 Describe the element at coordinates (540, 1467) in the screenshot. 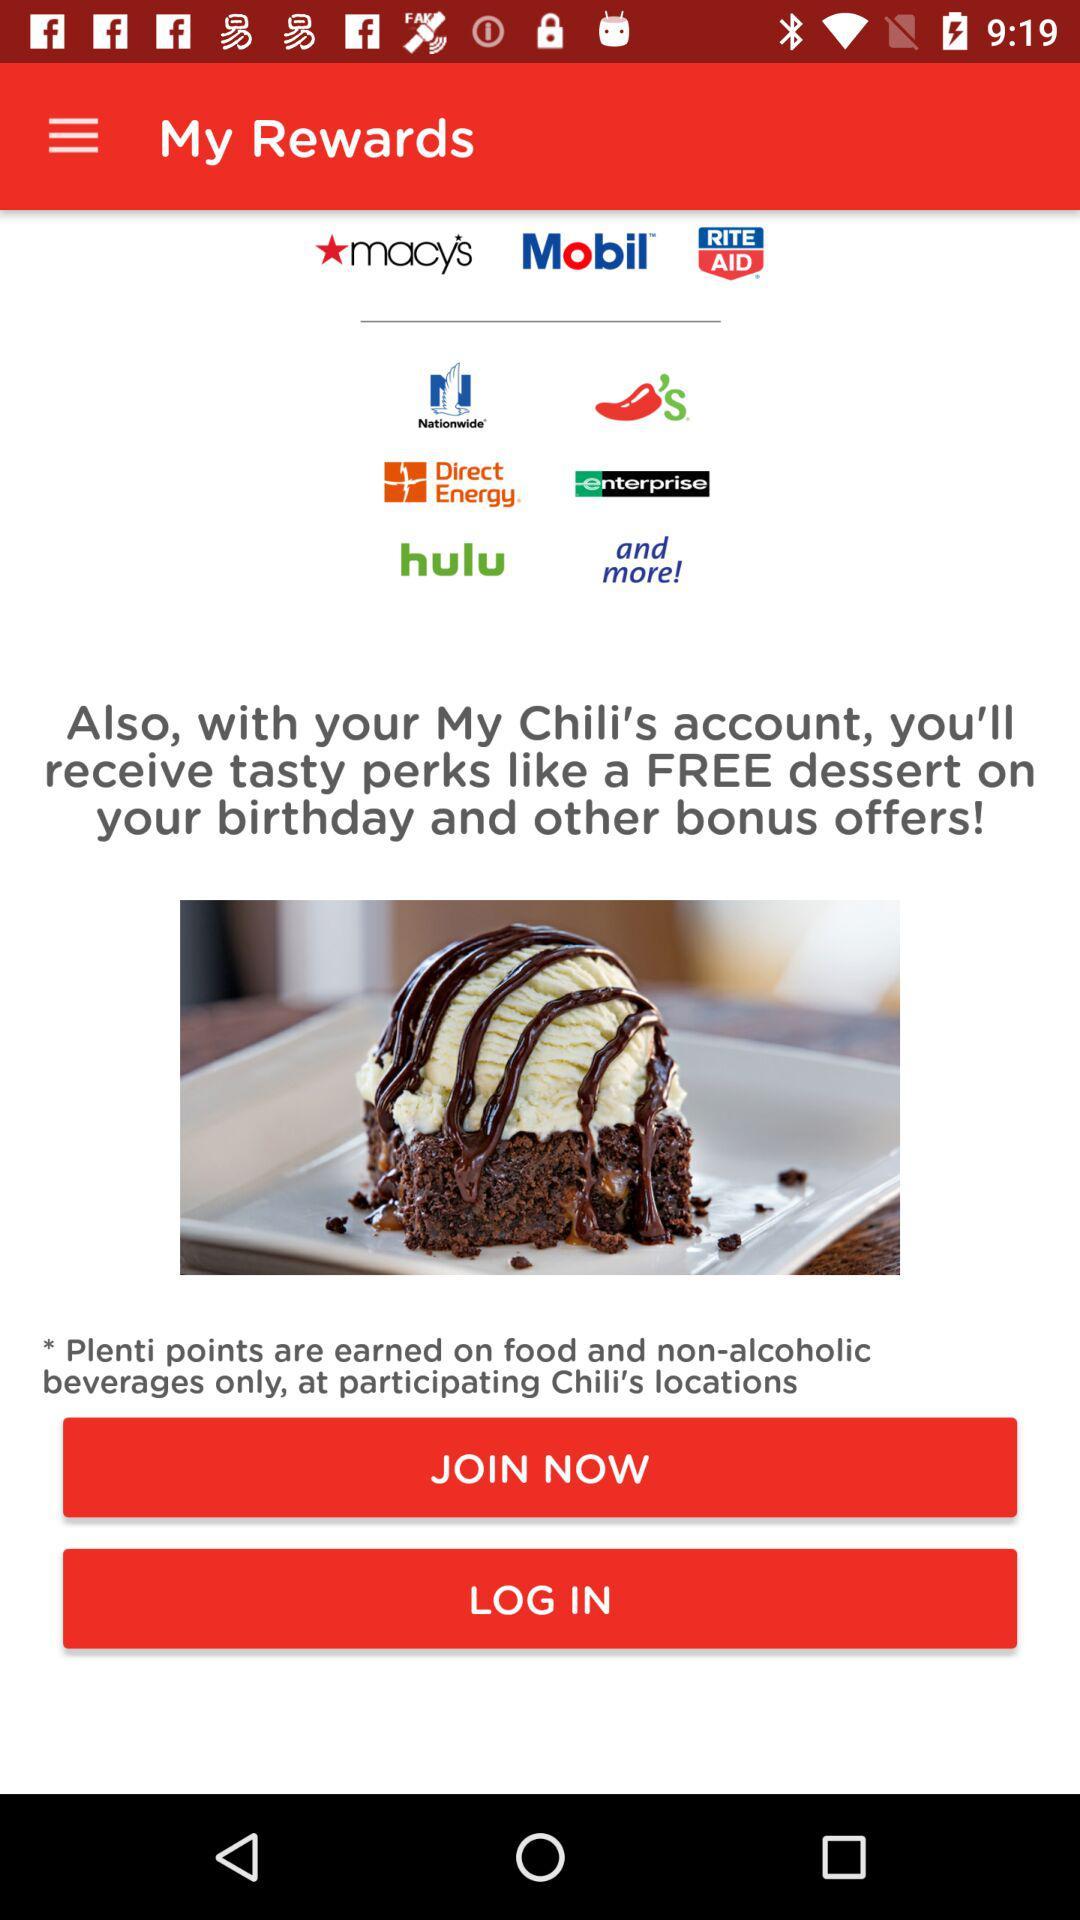

I see `the join now icon` at that location.